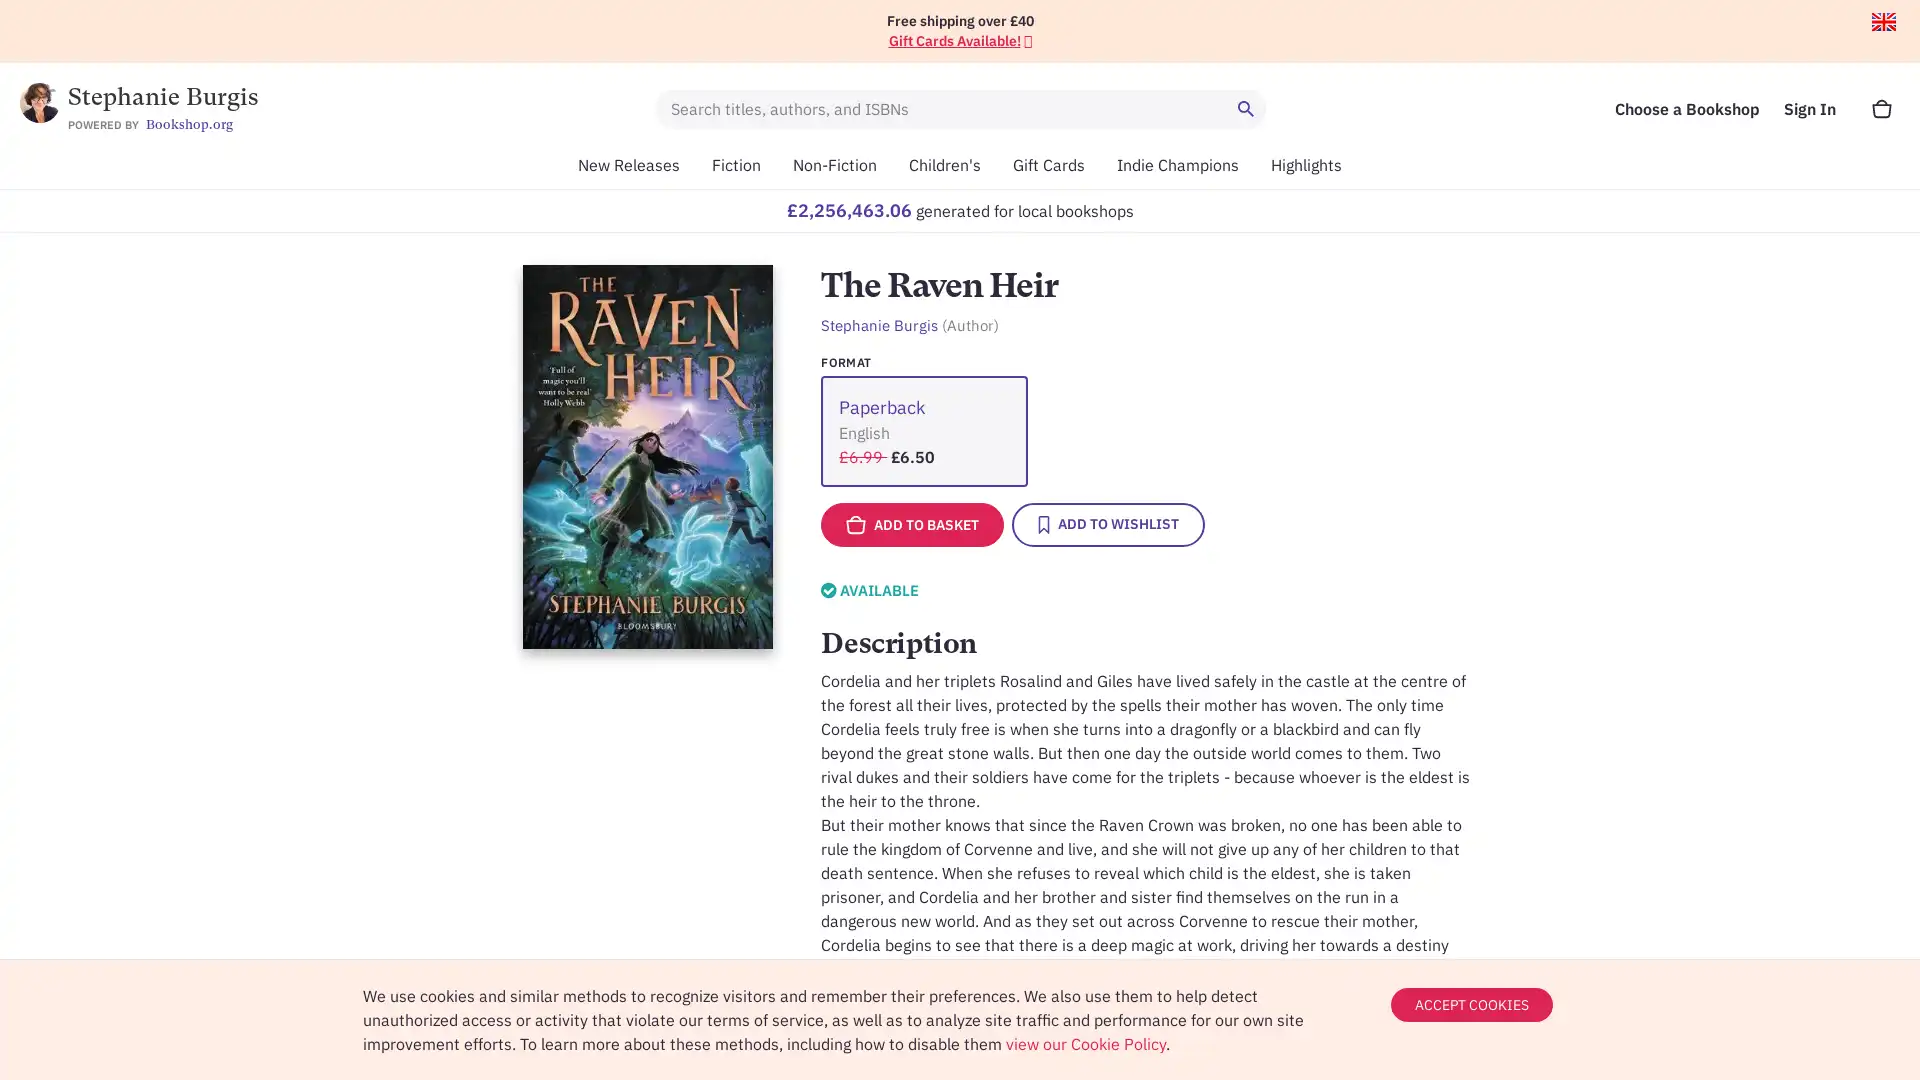 This screenshot has height=1080, width=1920. Describe the element at coordinates (1470, 1004) in the screenshot. I see `ACCEPT COOKIES` at that location.